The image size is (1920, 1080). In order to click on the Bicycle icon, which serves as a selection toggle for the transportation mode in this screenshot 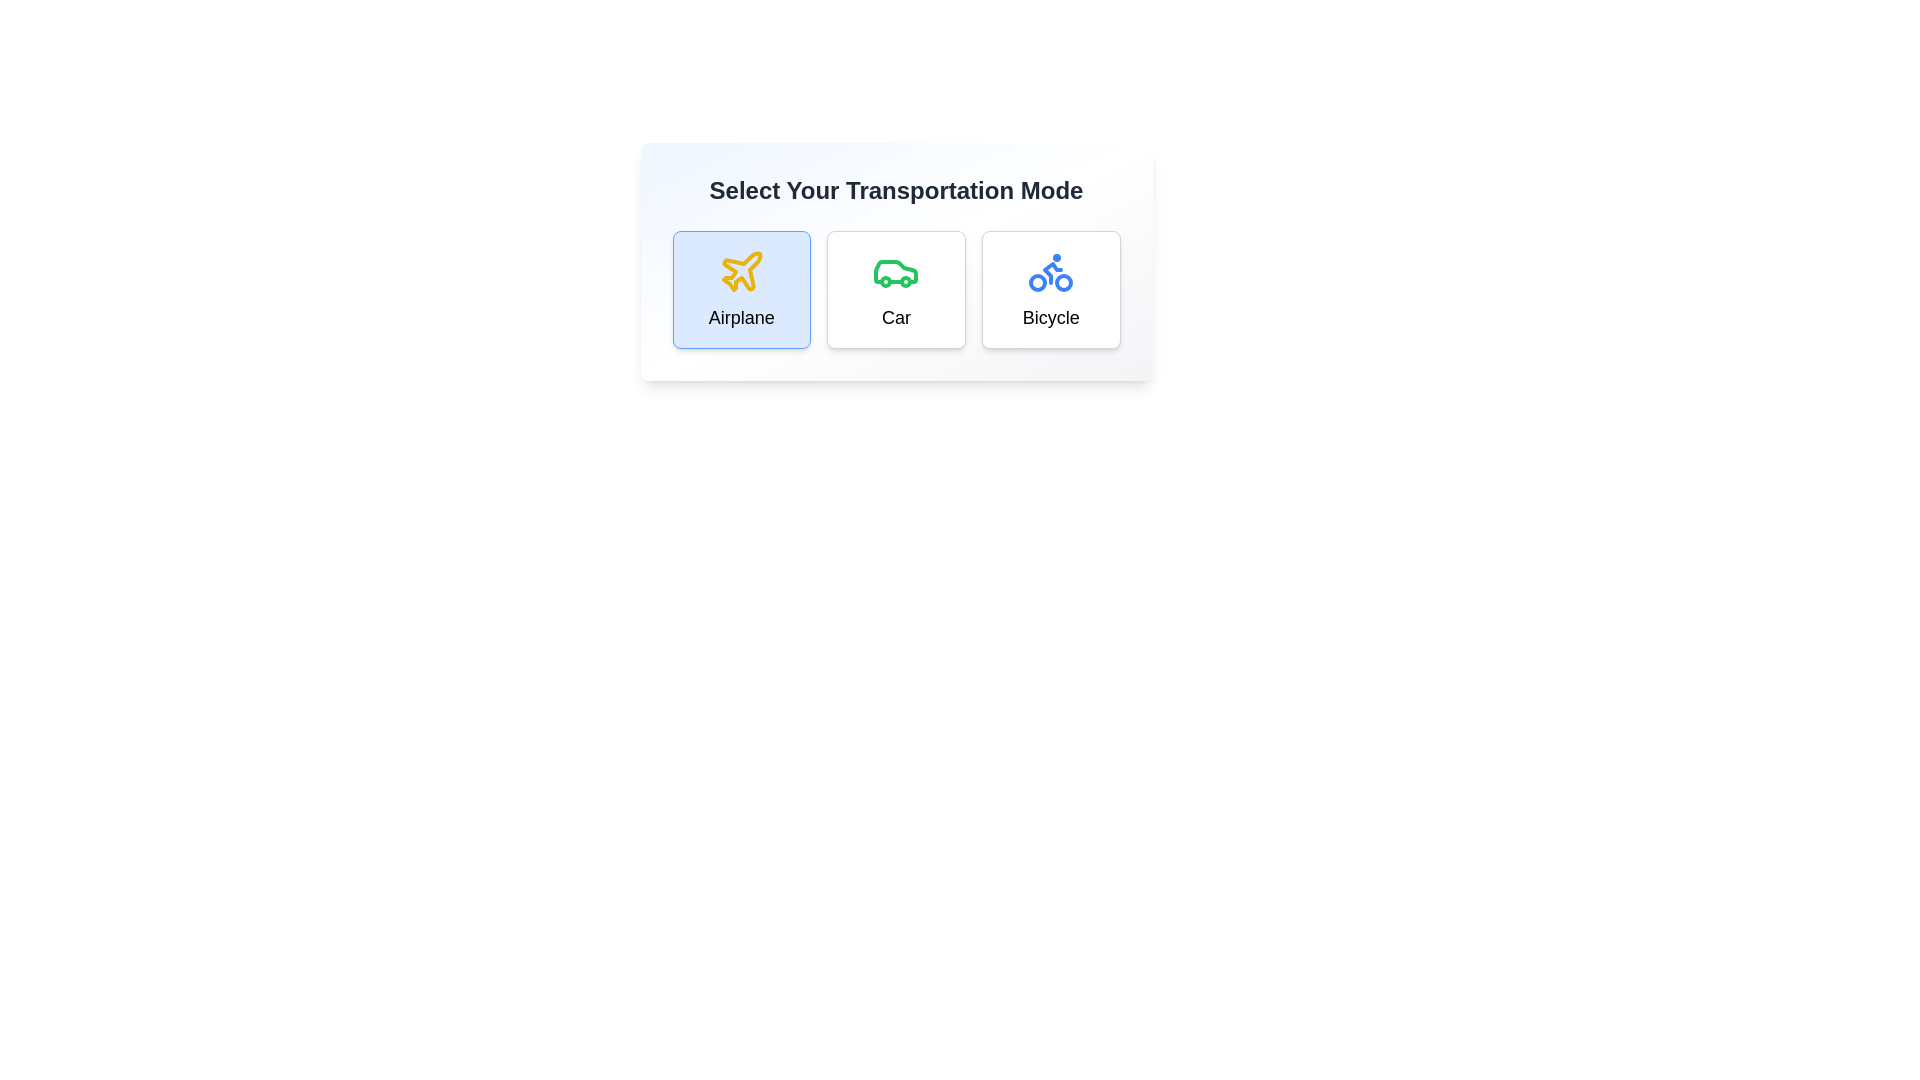, I will do `click(1050, 272)`.